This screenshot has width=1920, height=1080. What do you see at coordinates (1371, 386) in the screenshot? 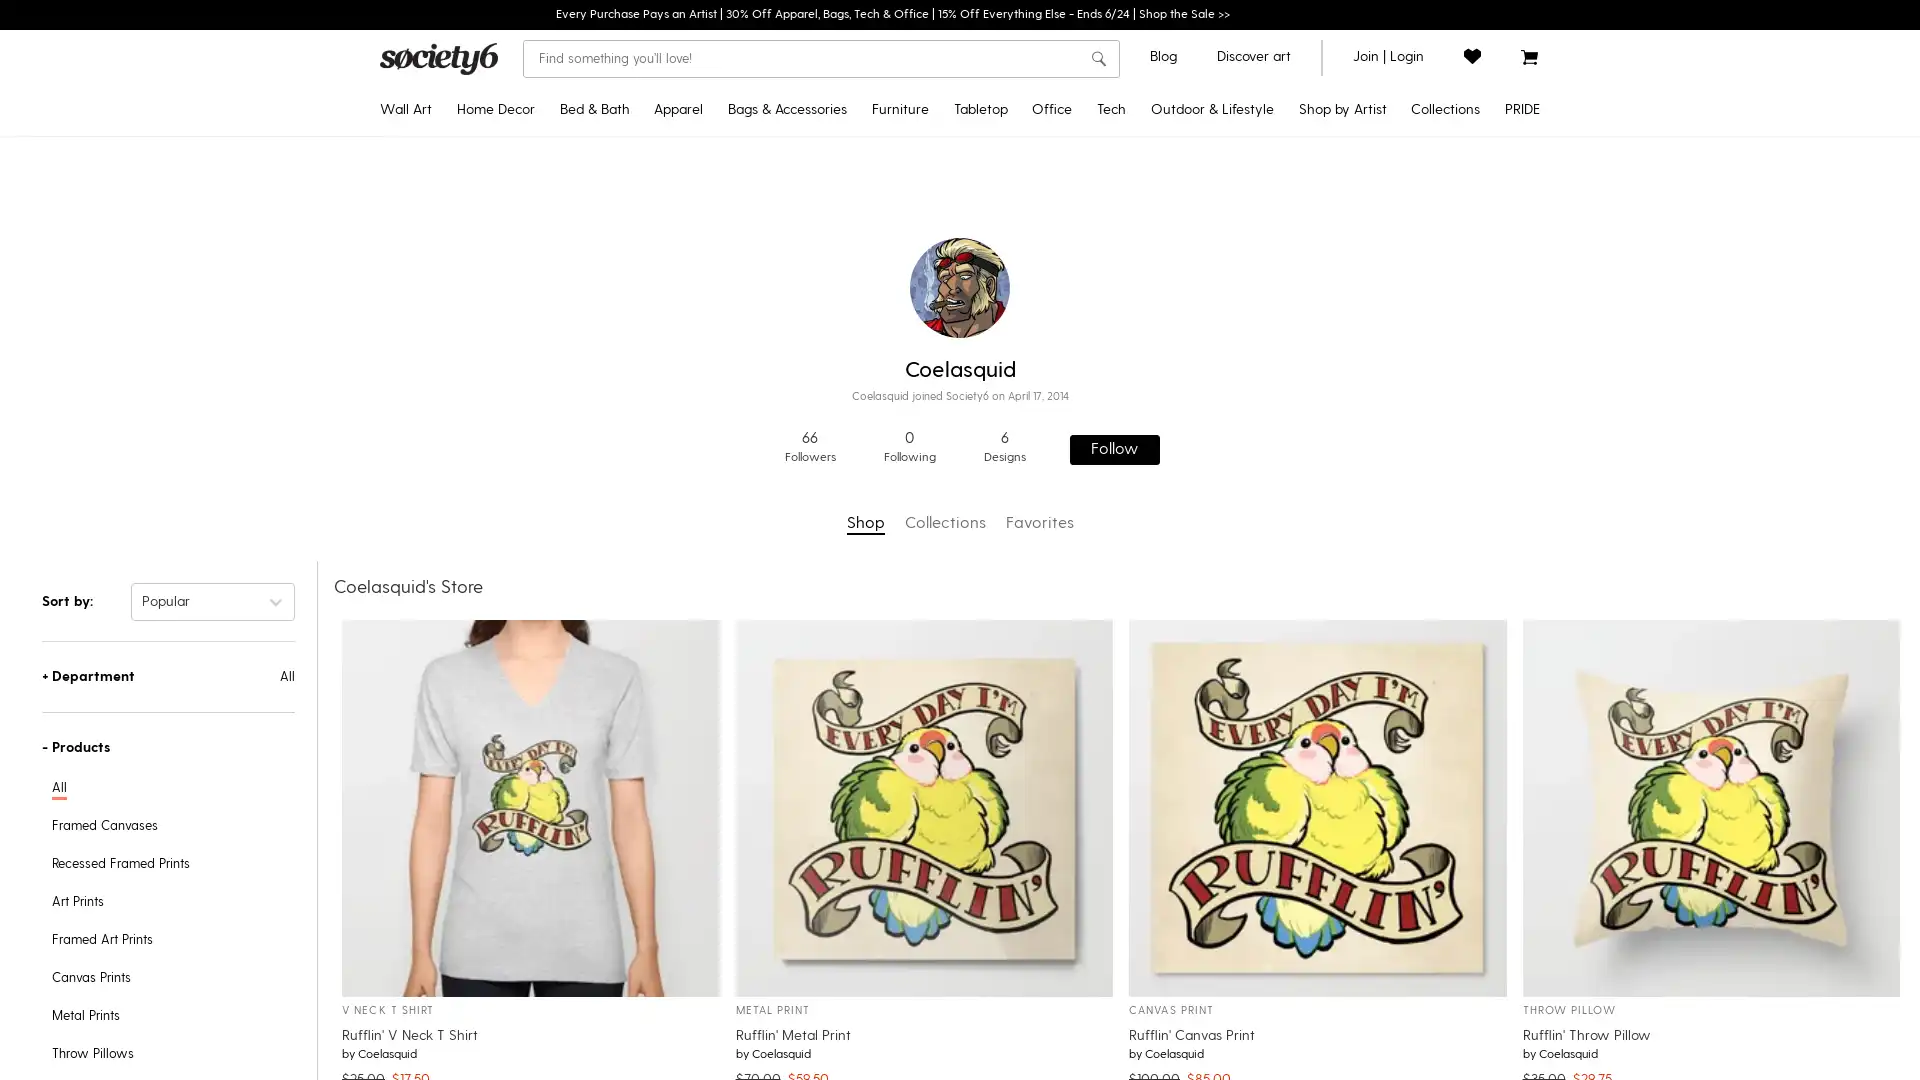
I see `Inspired by Matisse` at bounding box center [1371, 386].